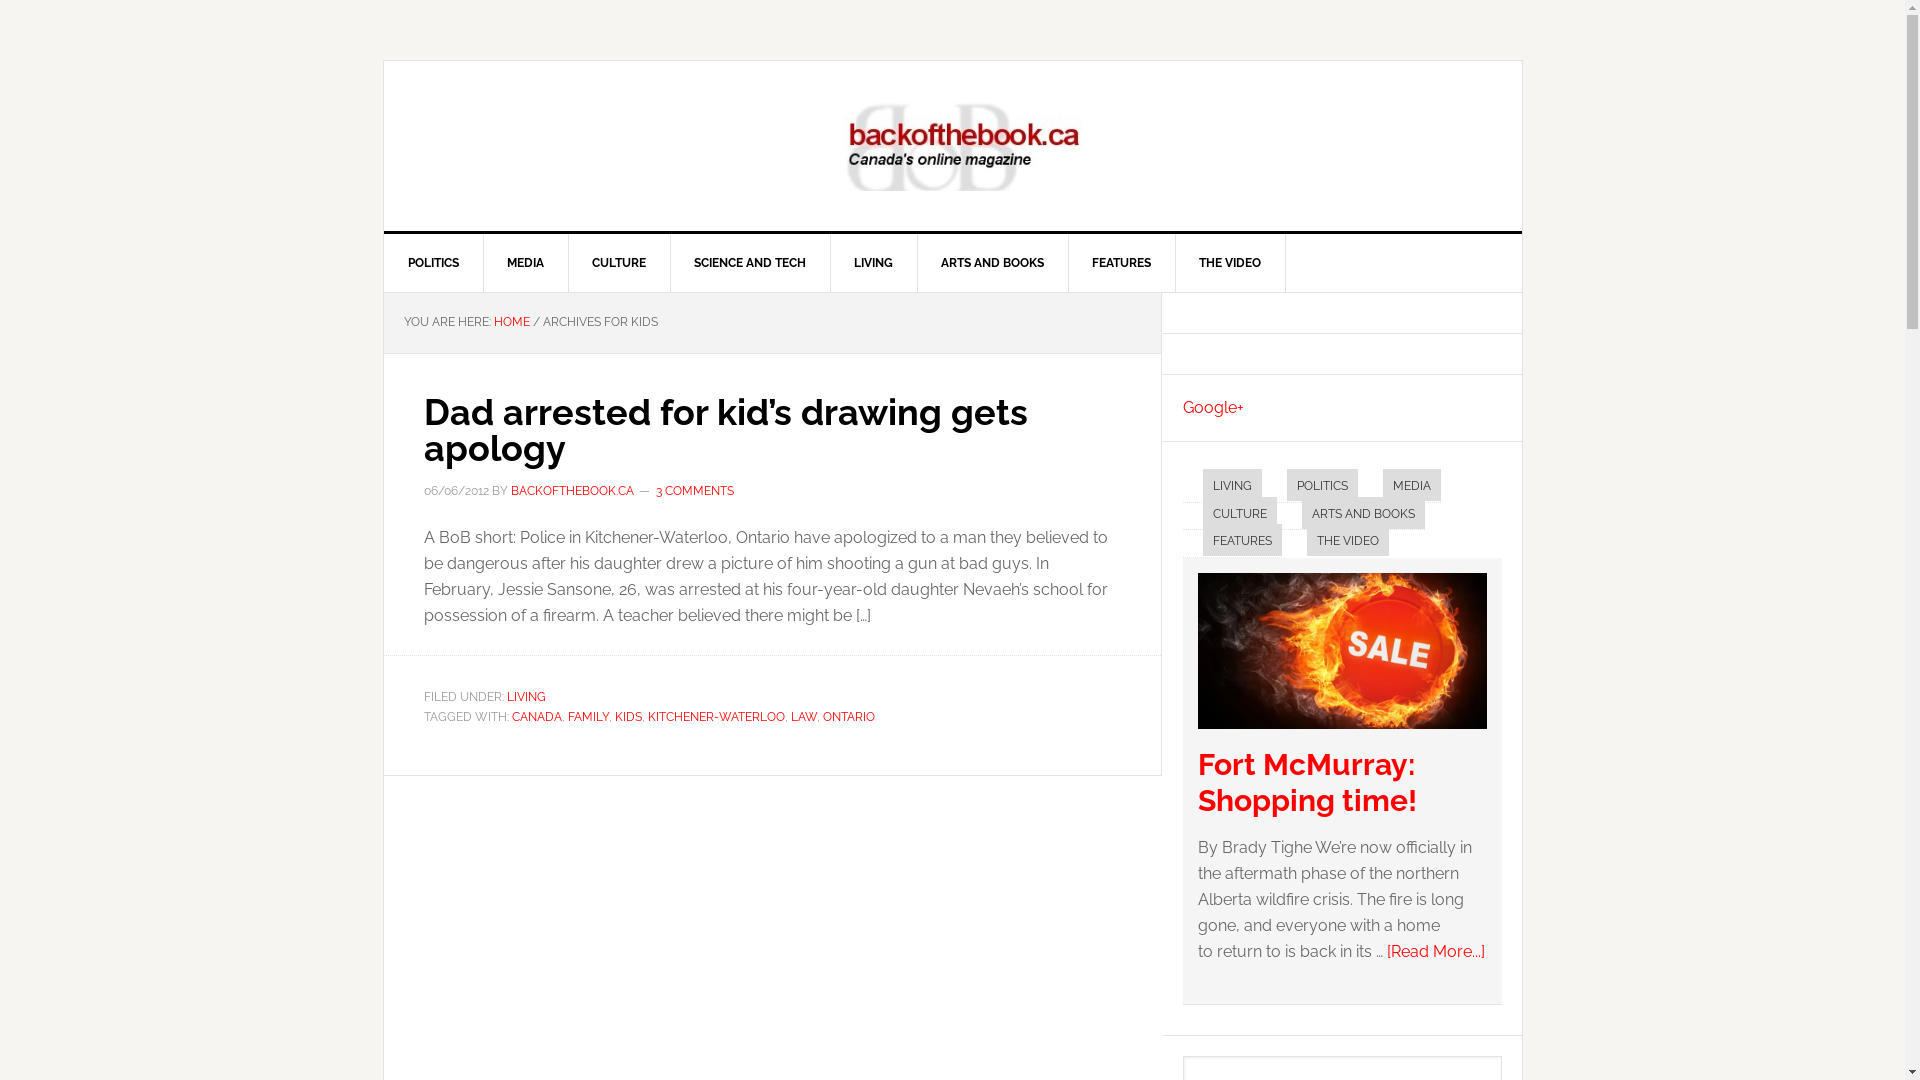 This screenshot has width=1920, height=1080. What do you see at coordinates (1211, 406) in the screenshot?
I see `'Google+'` at bounding box center [1211, 406].